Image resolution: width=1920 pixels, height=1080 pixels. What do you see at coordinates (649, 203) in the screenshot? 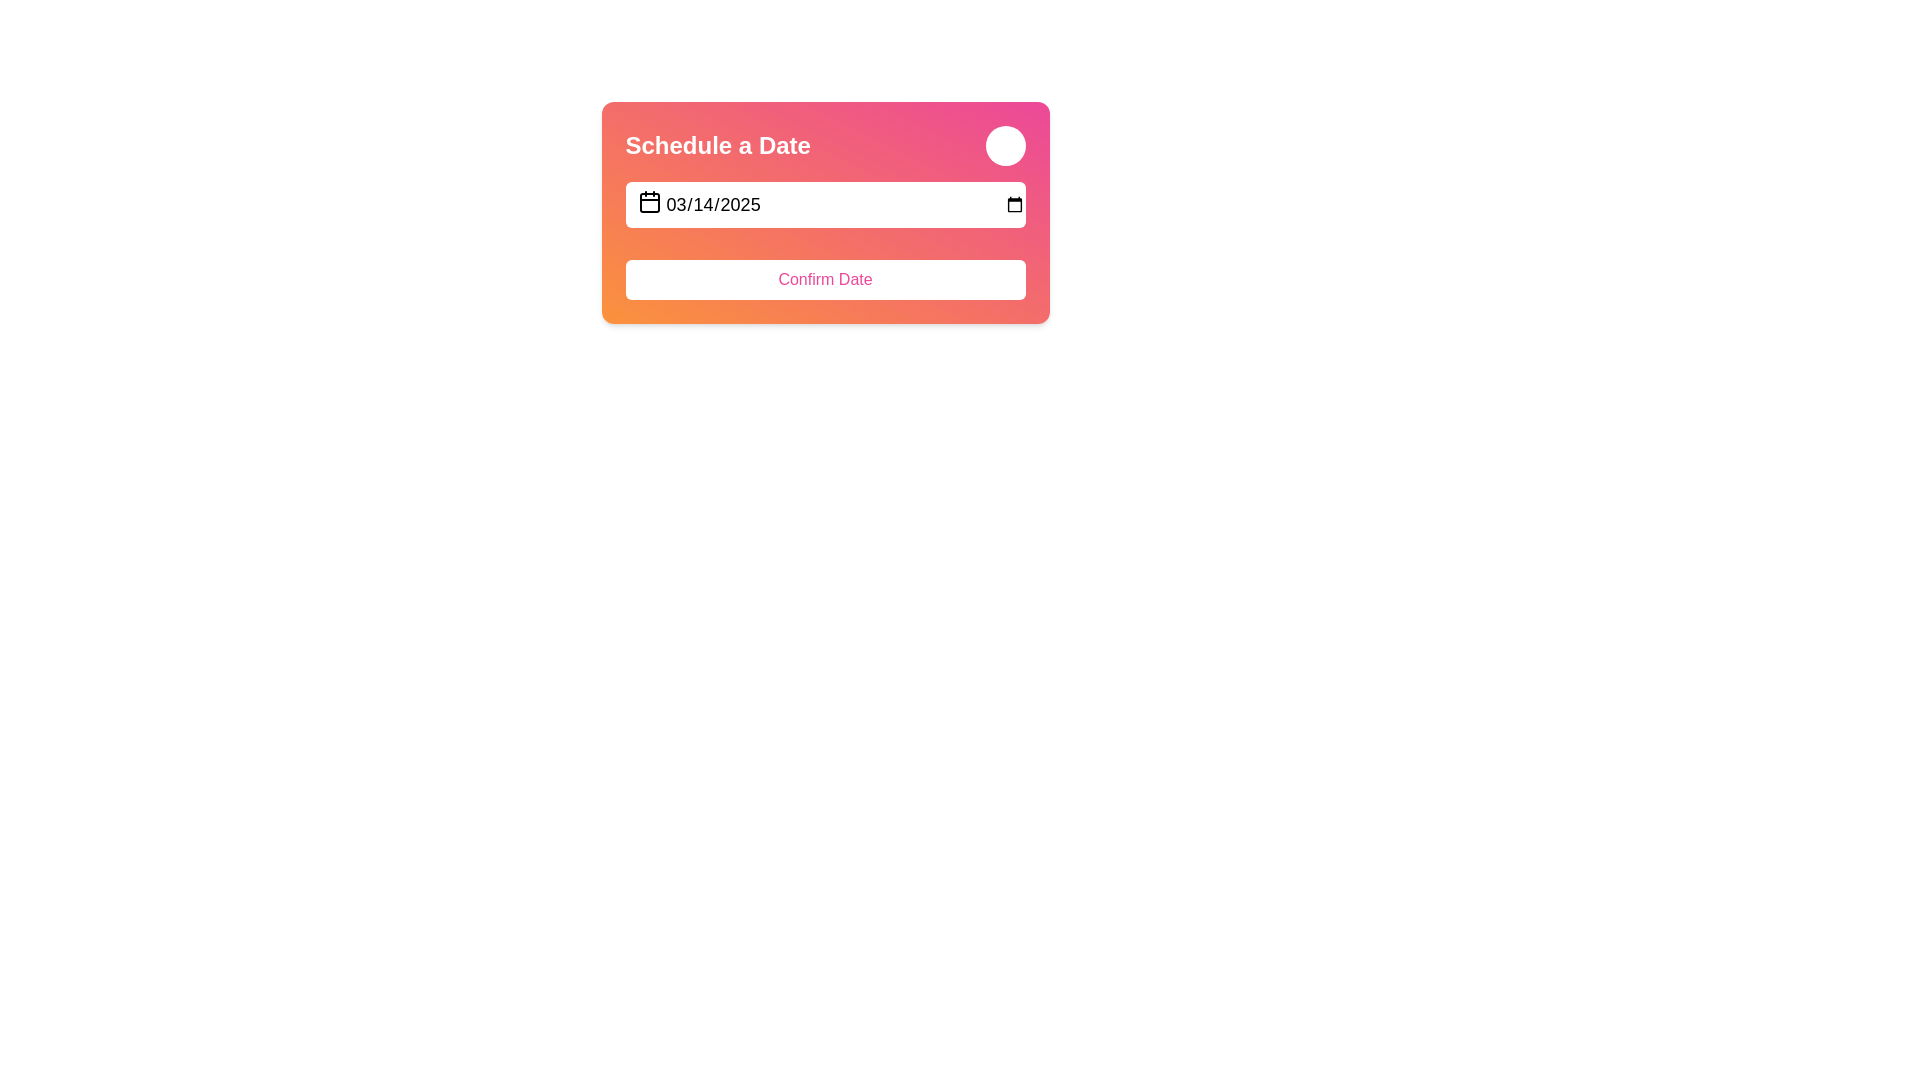
I see `the decorative graphic that is part of the calendar icon located to the left side of the date input field under the title 'Schedule a Date'` at bounding box center [649, 203].